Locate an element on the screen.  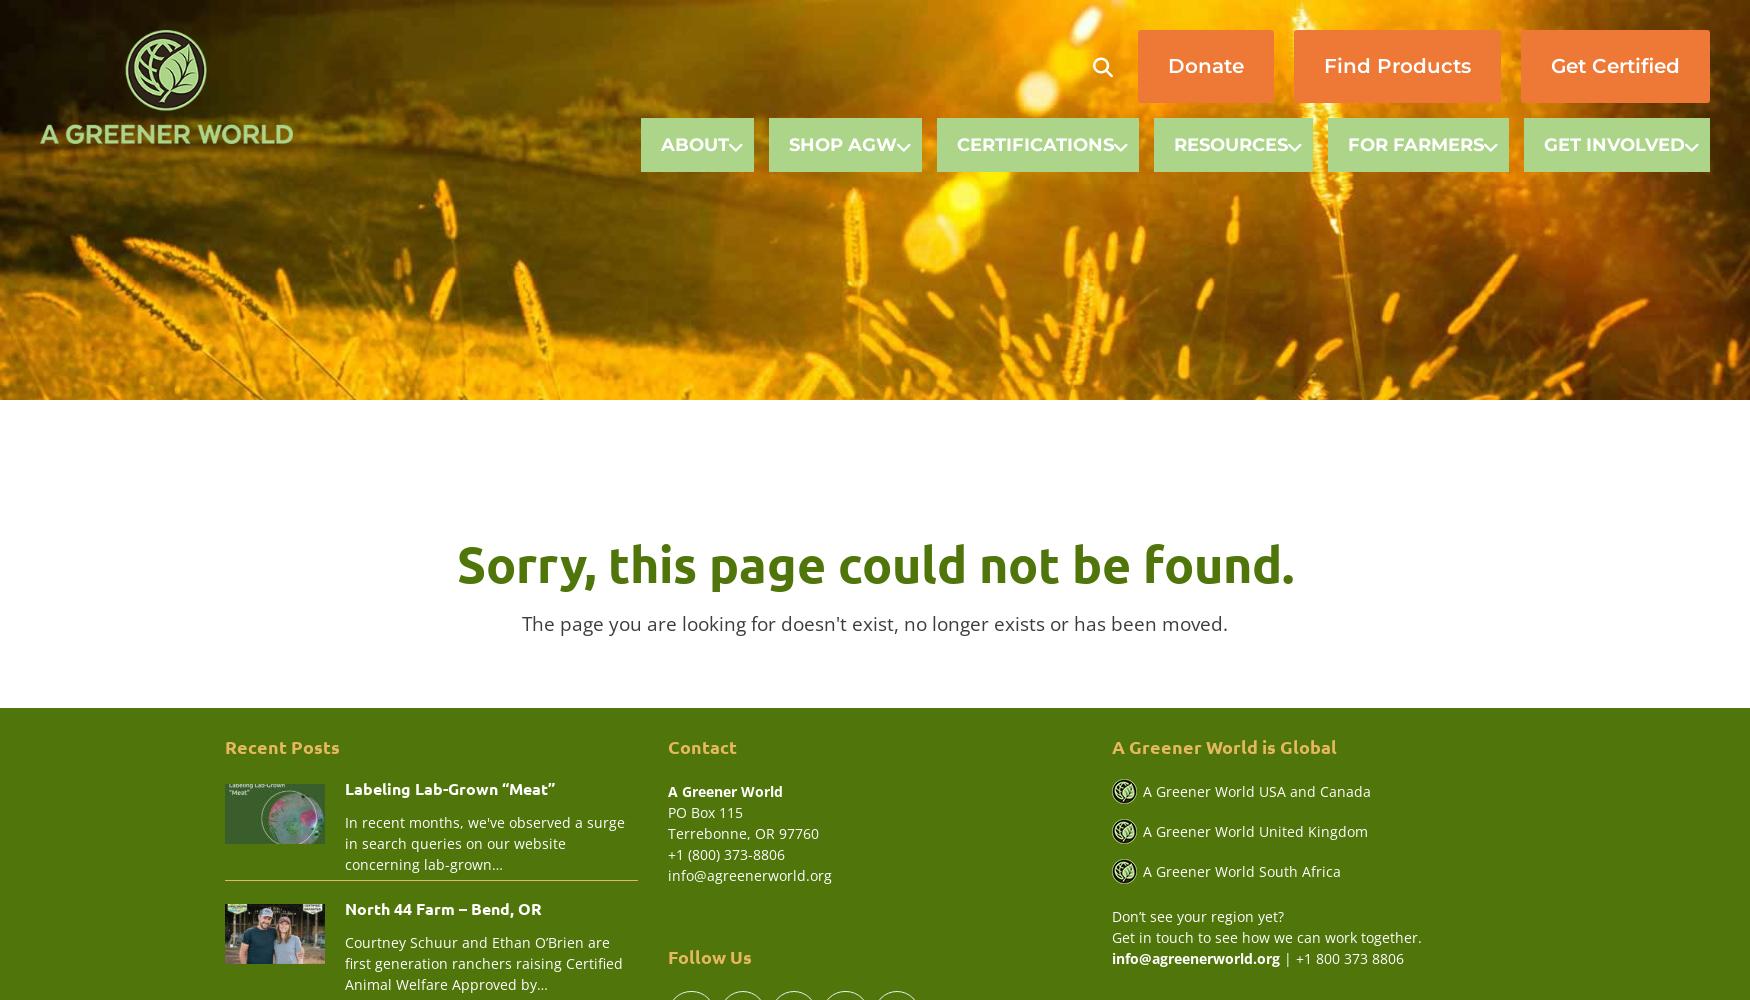
'Courtney Schuur and Ethan O’Brien are first generation ranchers raising Certified Animal Welfare Approved by…' is located at coordinates (344, 961).